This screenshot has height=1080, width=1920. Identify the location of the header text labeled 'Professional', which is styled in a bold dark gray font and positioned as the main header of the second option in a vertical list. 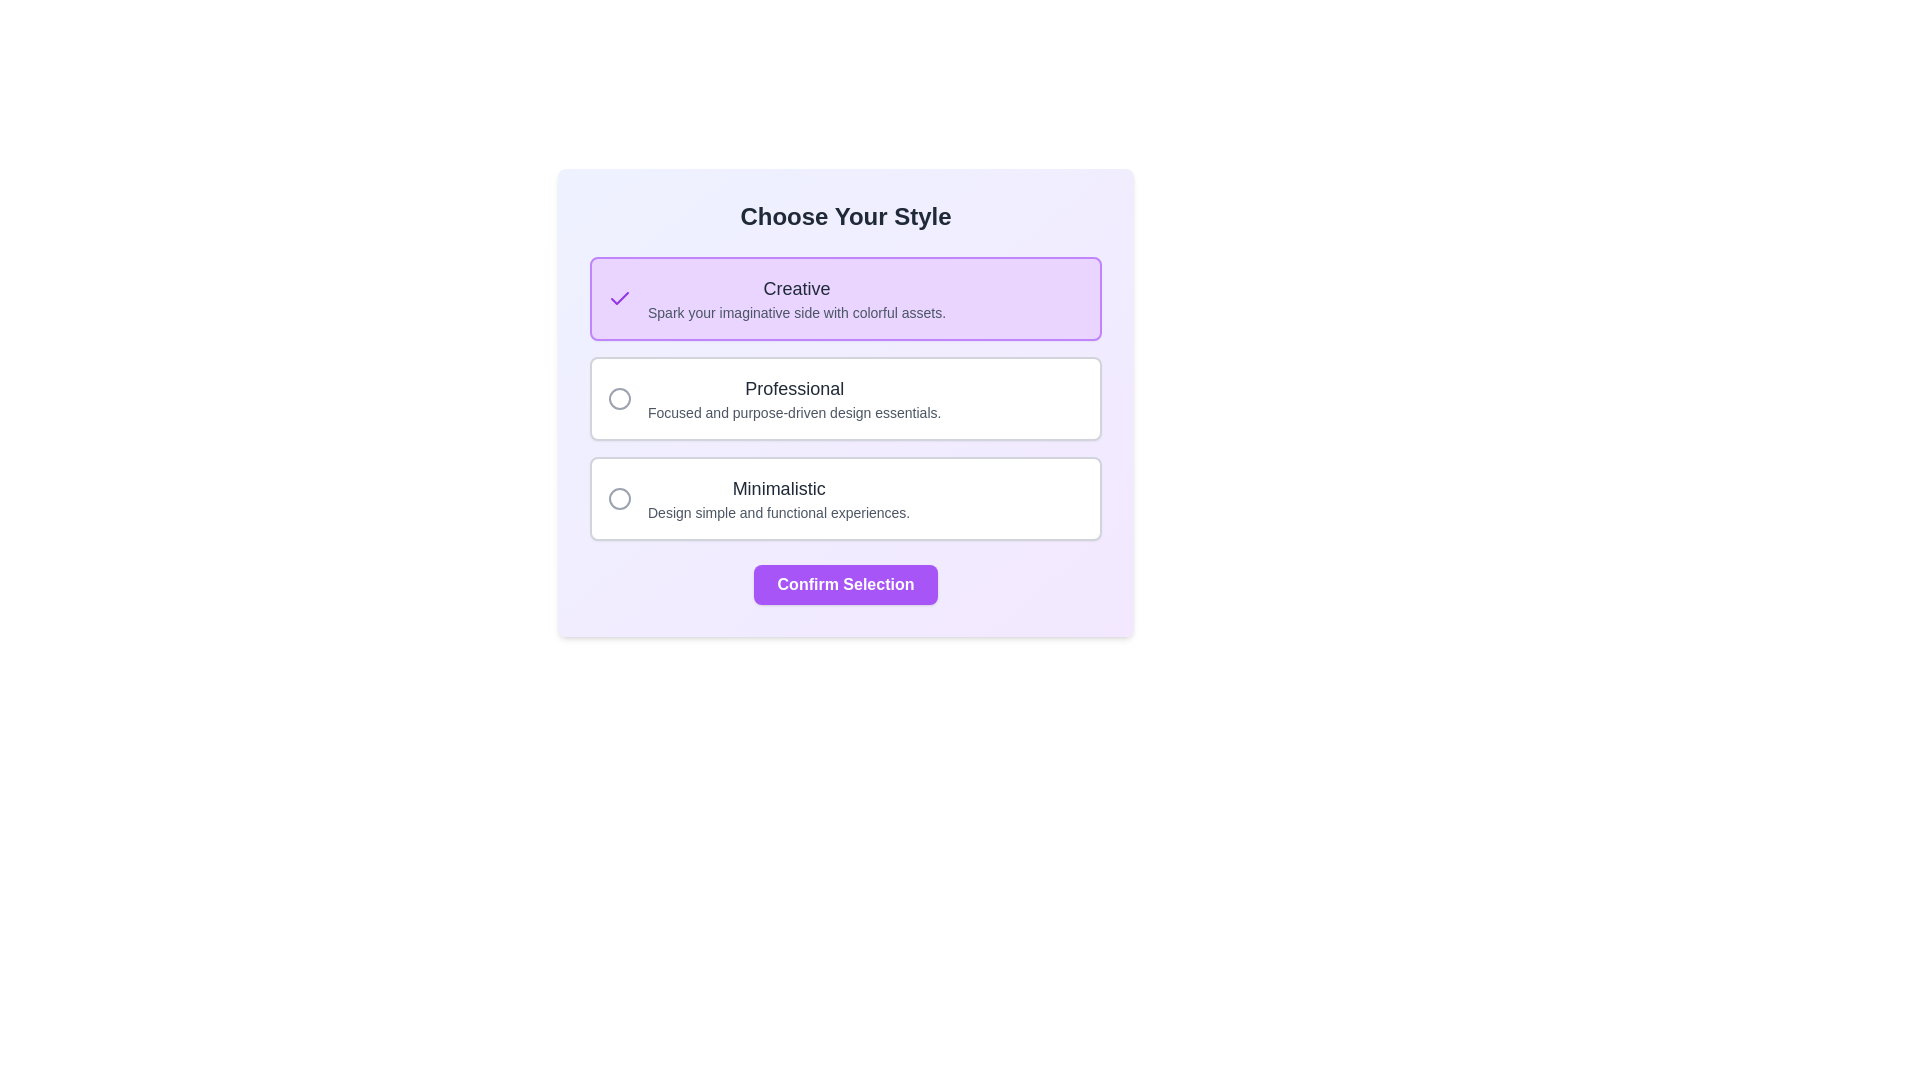
(793, 389).